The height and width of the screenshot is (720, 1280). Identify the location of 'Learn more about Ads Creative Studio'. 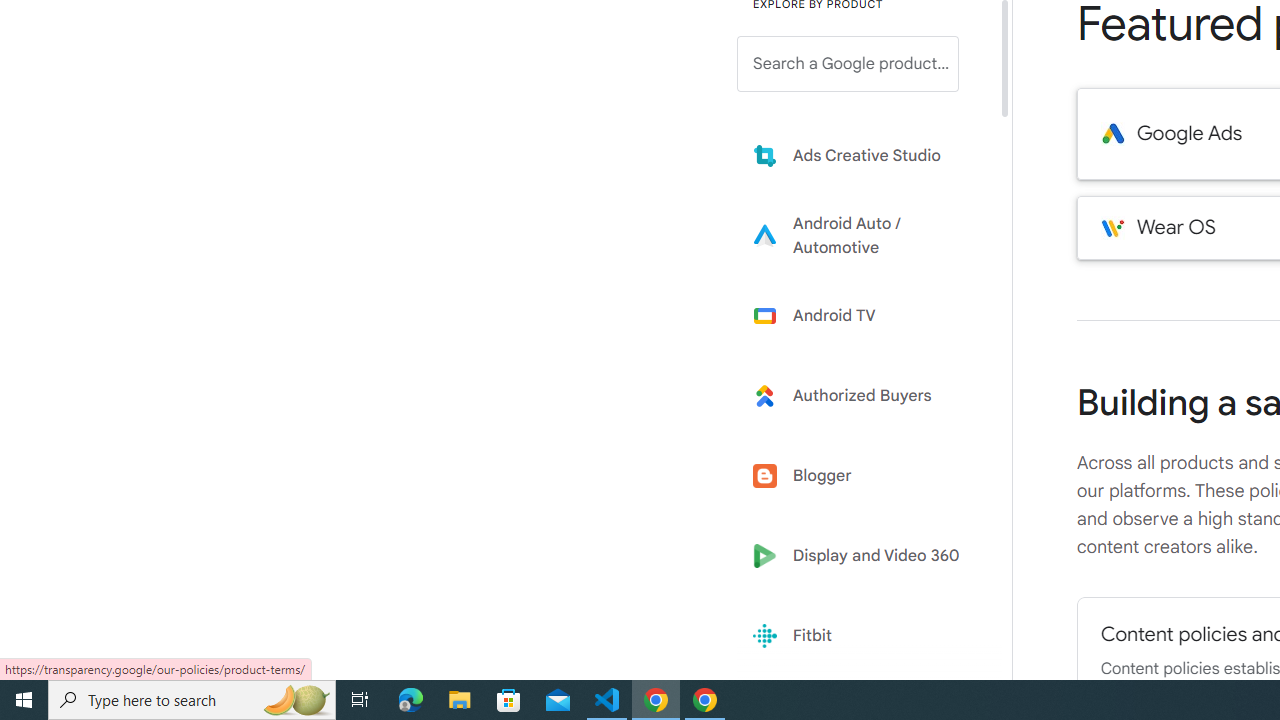
(862, 154).